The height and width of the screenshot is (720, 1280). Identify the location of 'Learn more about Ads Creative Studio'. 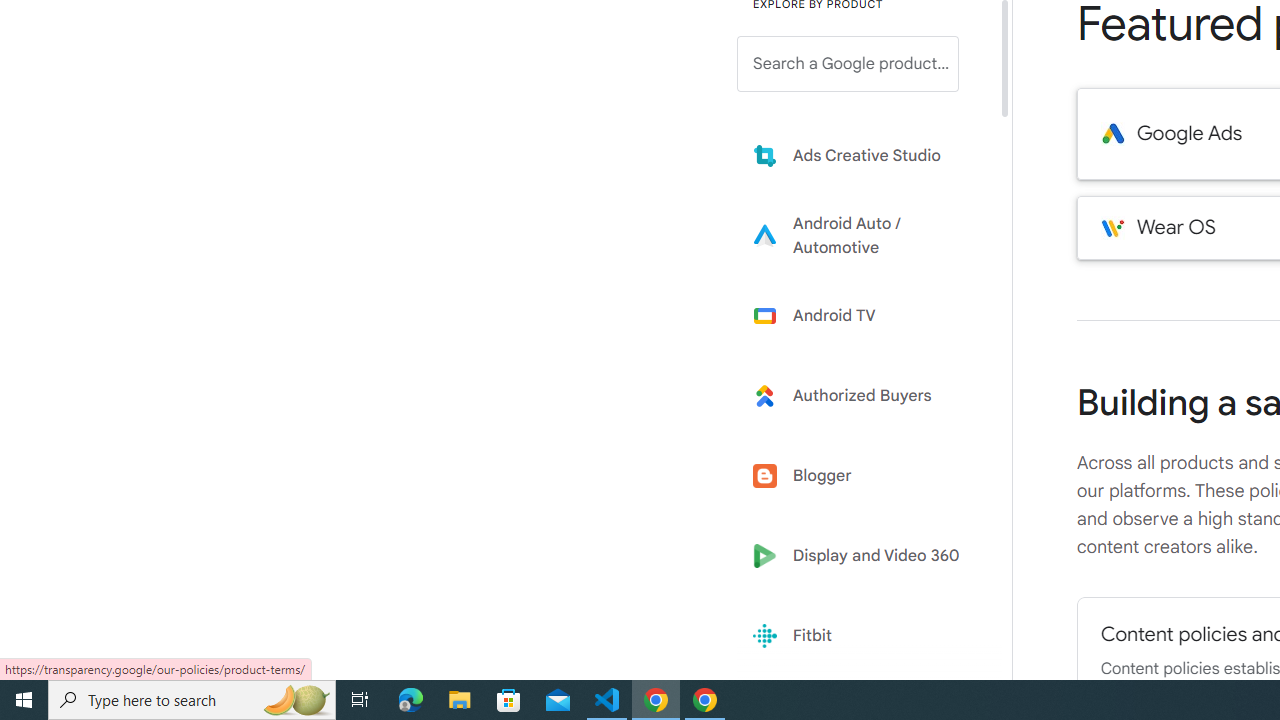
(862, 154).